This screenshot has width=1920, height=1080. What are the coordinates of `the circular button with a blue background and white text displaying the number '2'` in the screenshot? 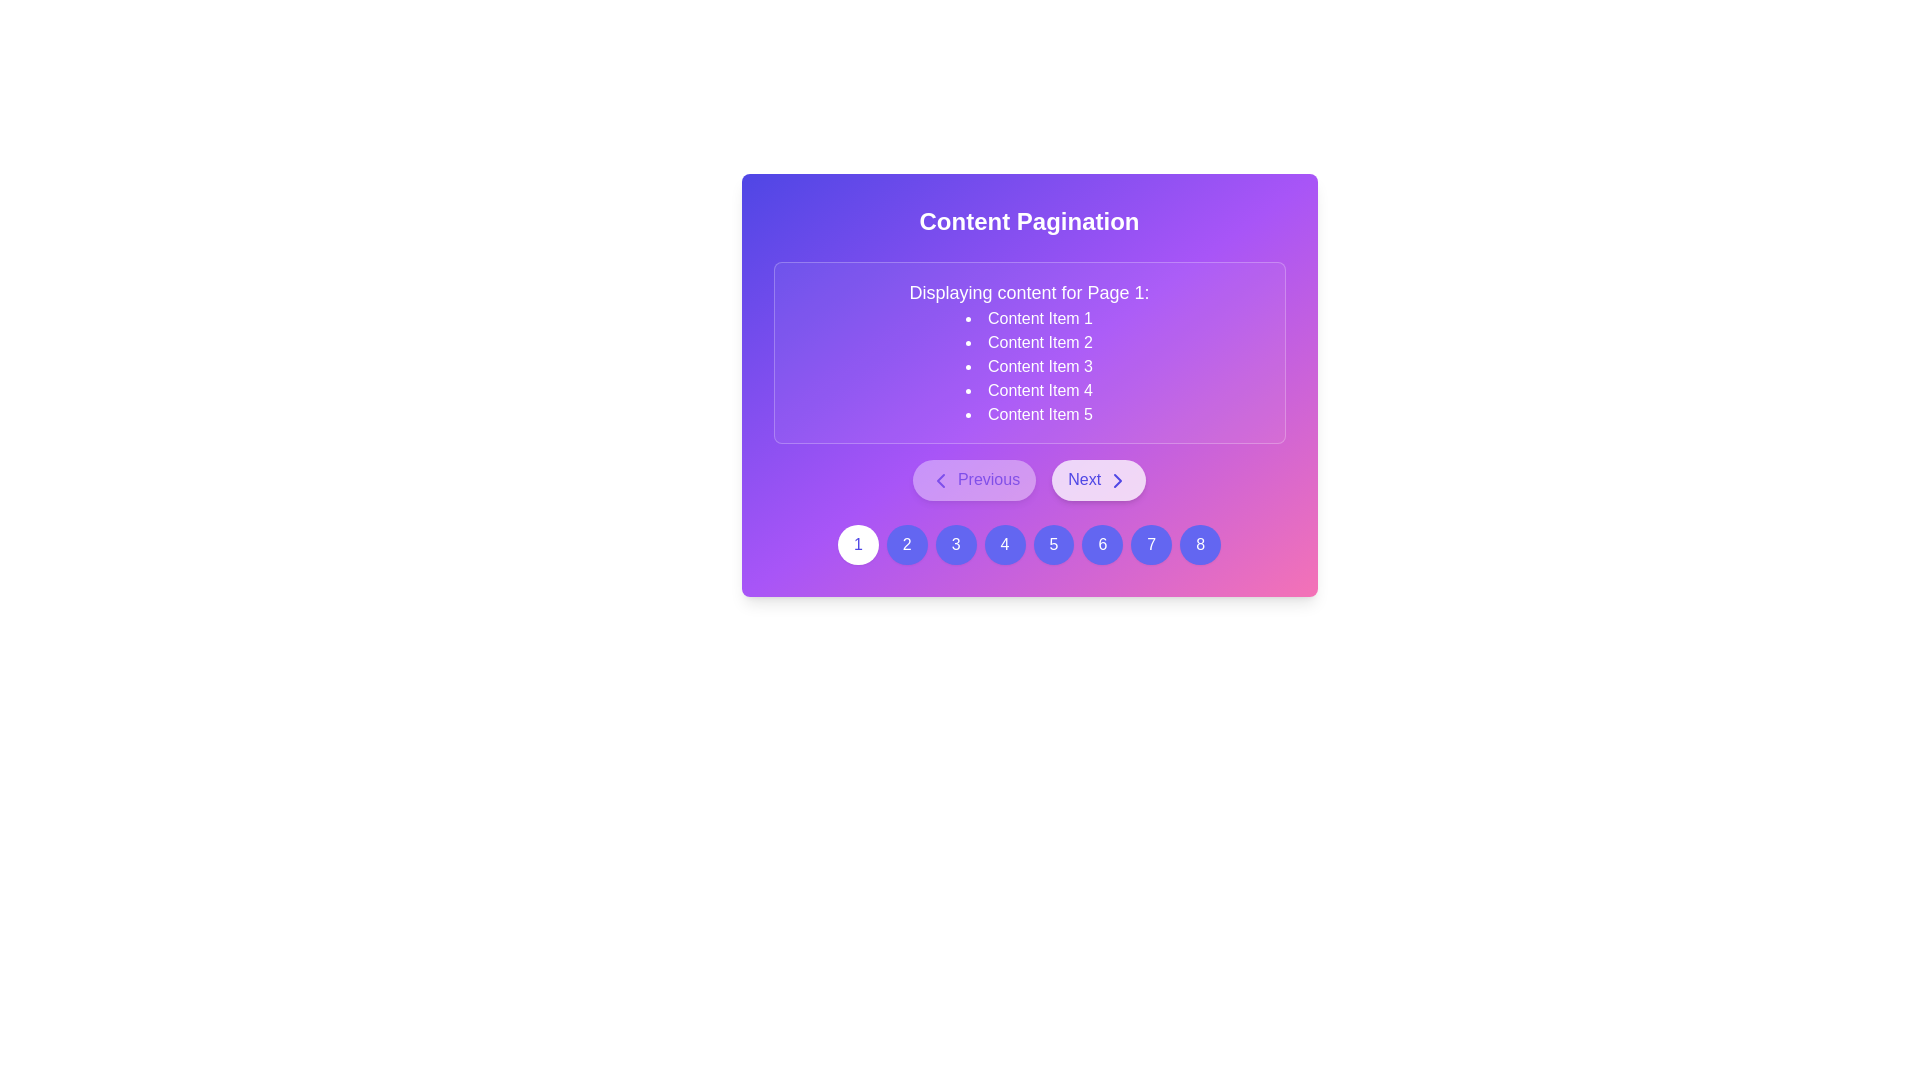 It's located at (906, 544).